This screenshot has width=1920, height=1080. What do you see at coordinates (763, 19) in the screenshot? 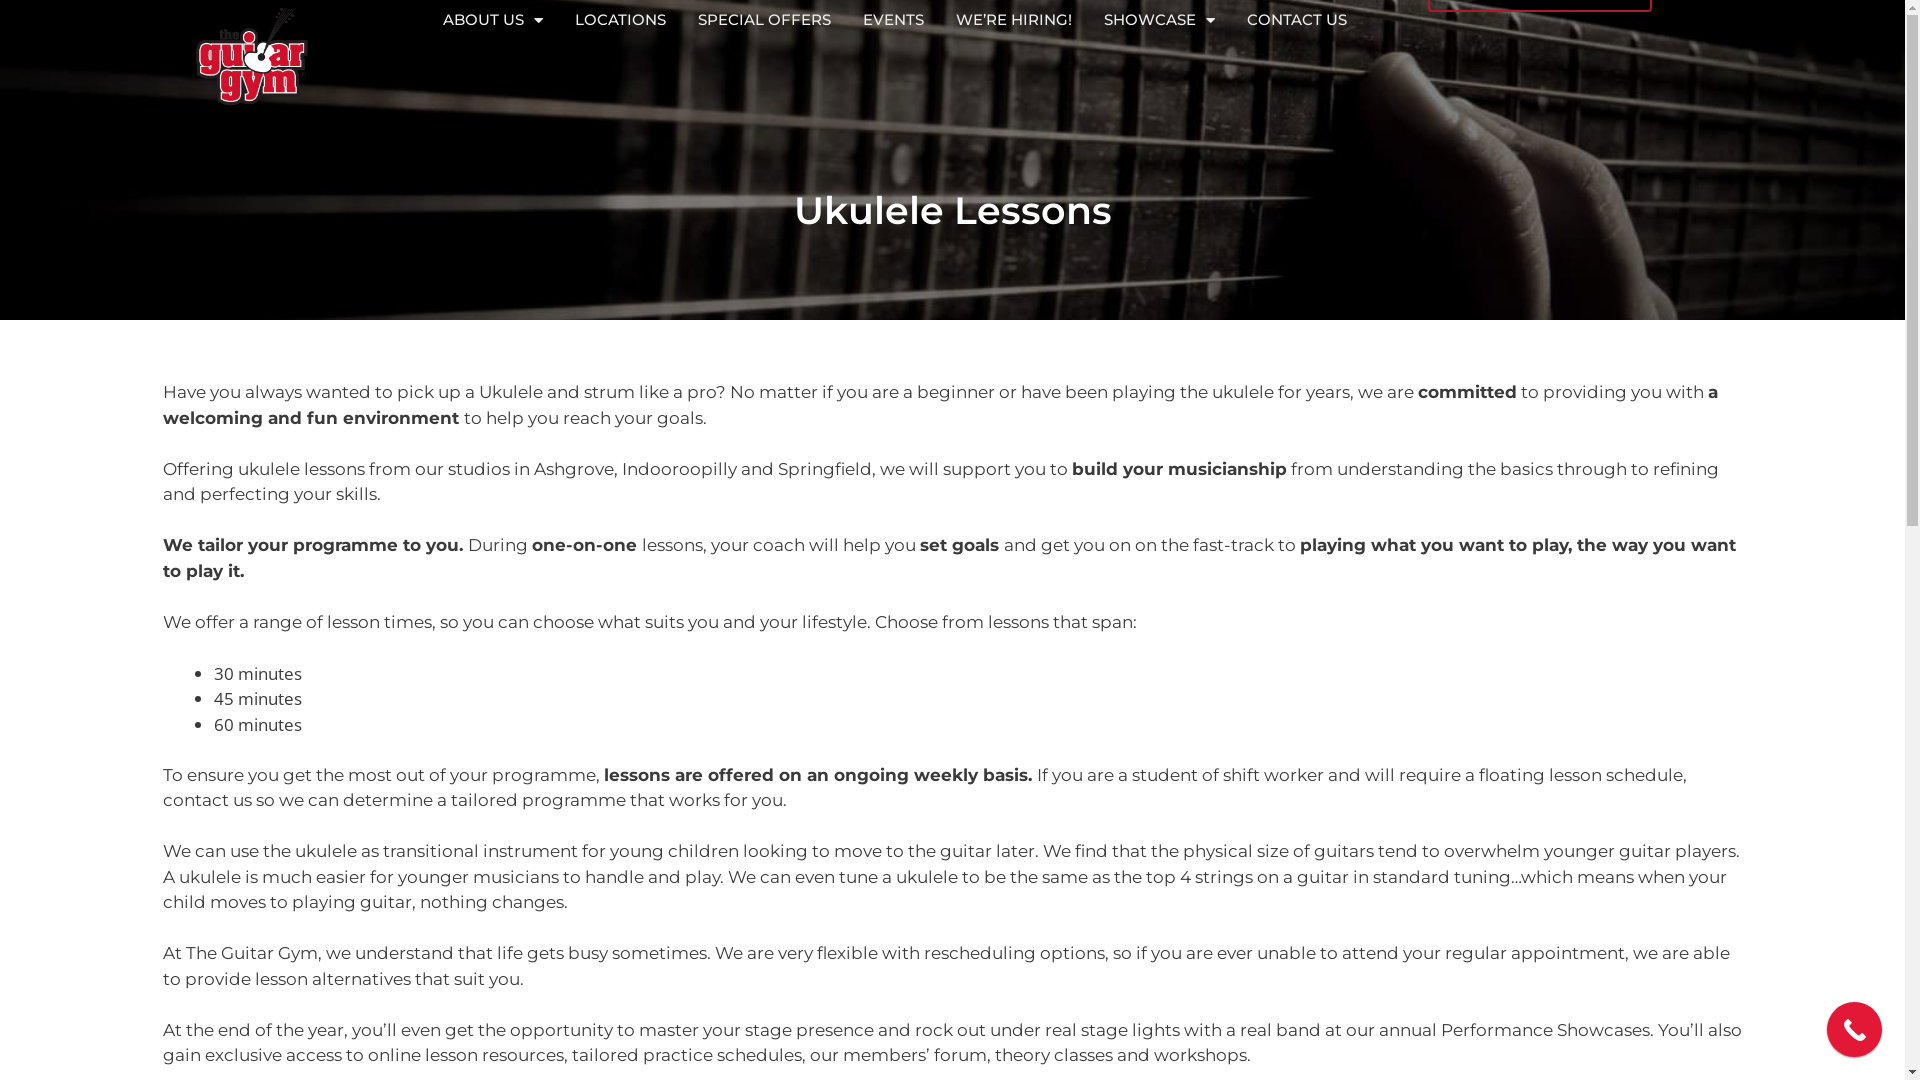
I see `'SPECIAL OFFERS'` at bounding box center [763, 19].